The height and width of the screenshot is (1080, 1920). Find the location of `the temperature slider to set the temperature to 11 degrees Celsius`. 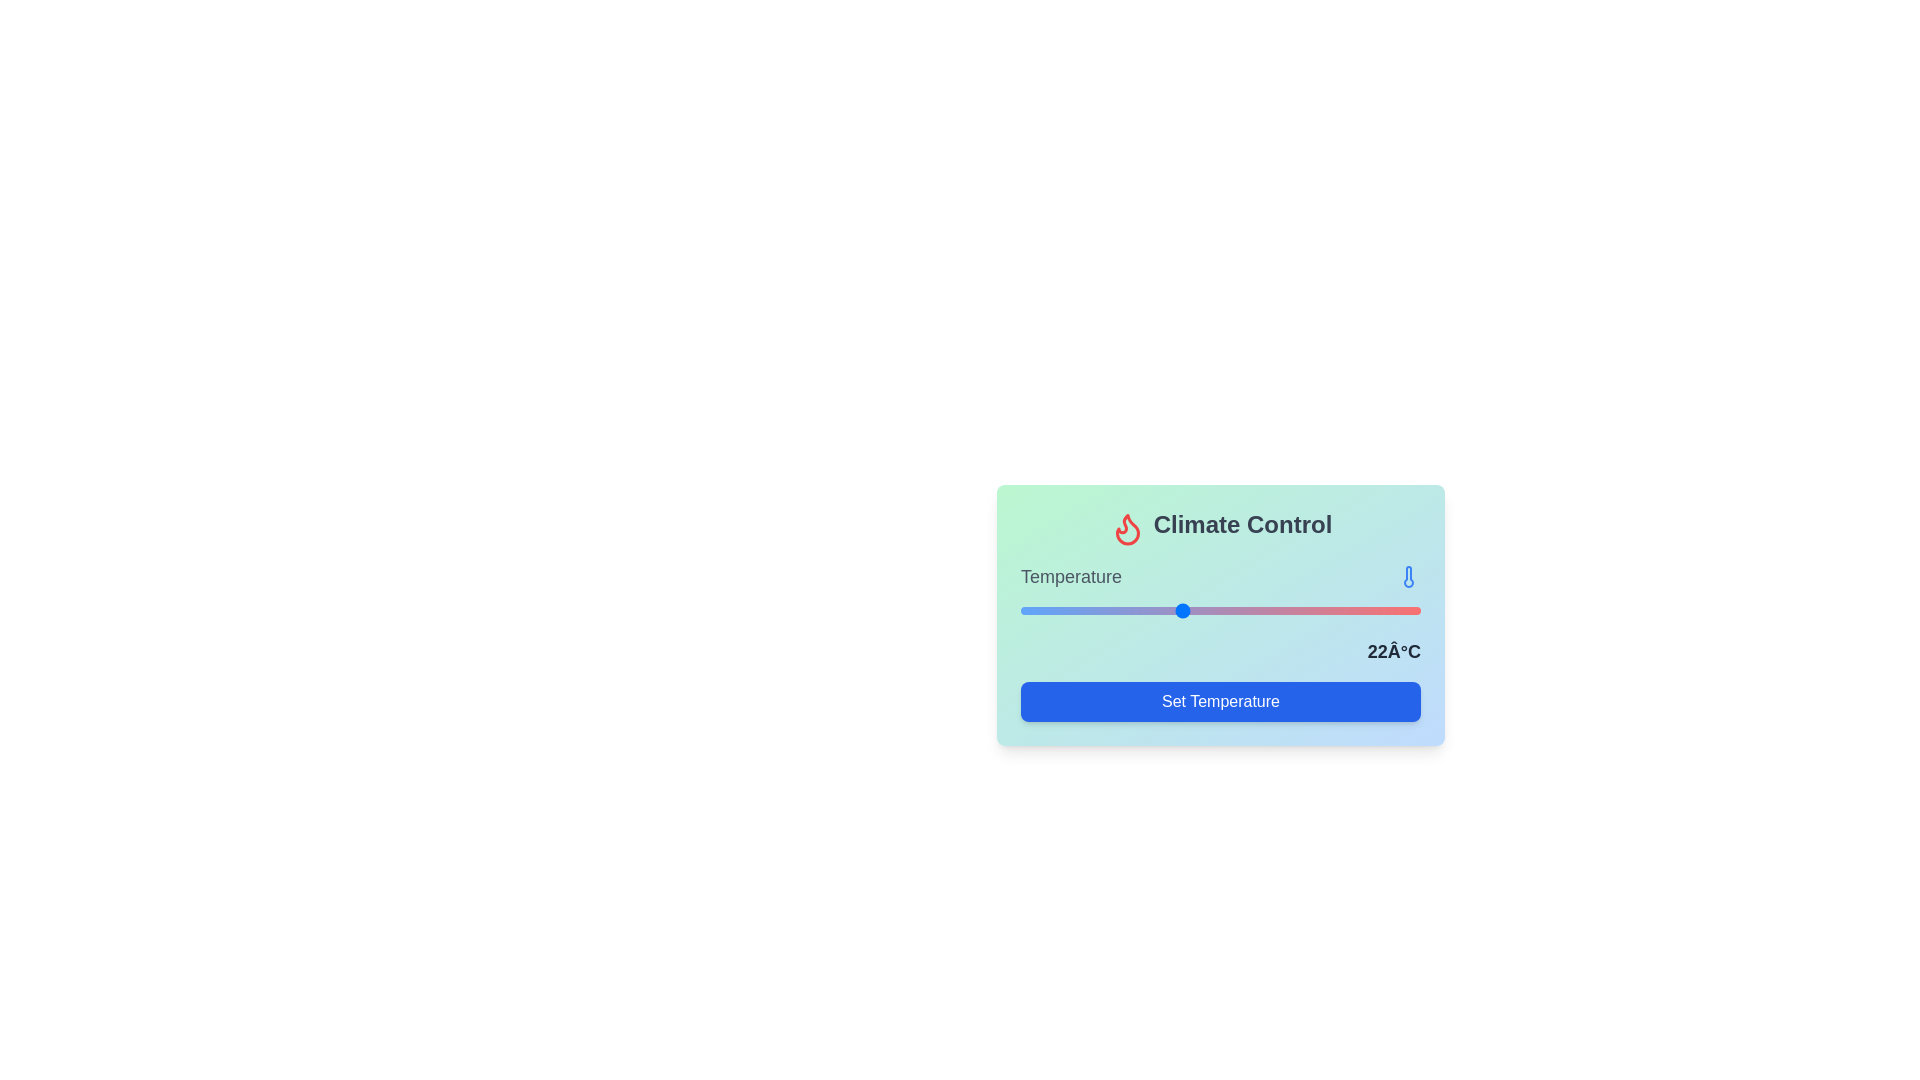

the temperature slider to set the temperature to 11 degrees Celsius is located at coordinates (1034, 608).